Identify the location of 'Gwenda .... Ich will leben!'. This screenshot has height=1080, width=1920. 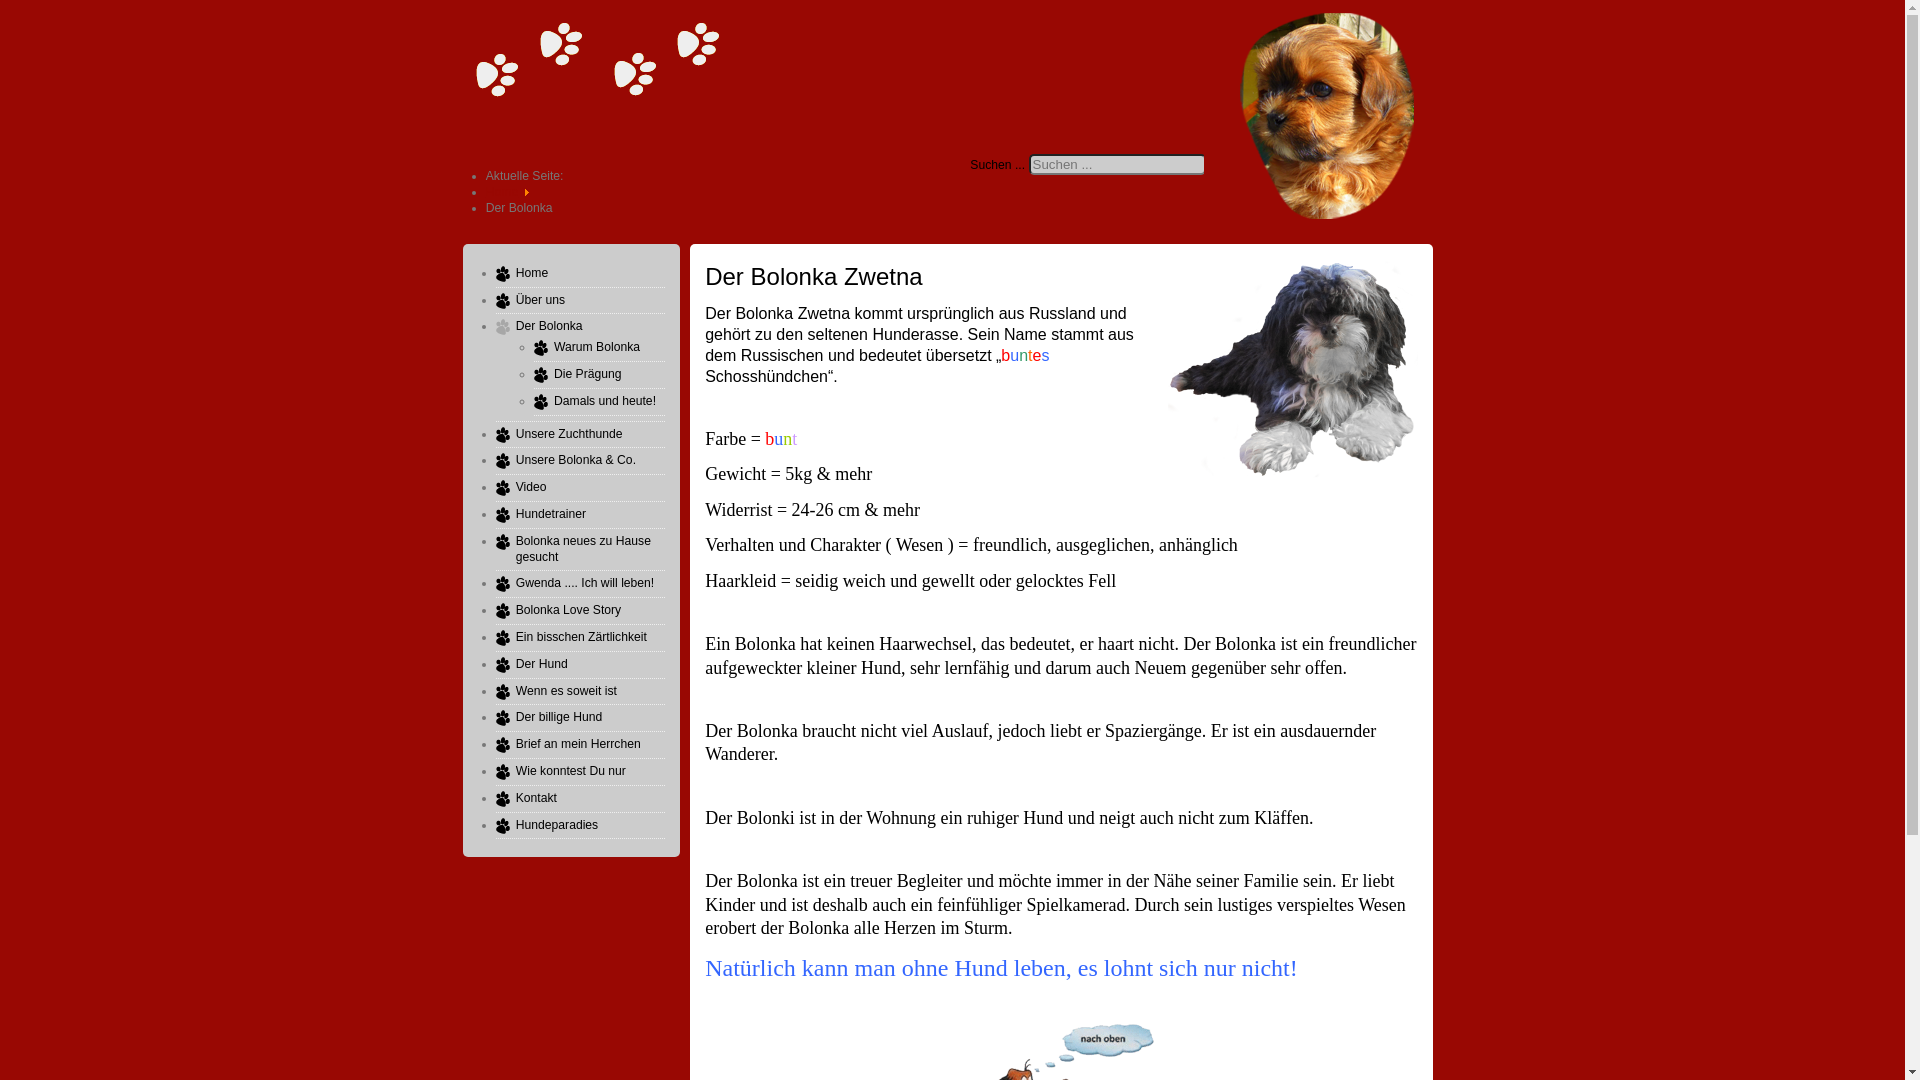
(515, 582).